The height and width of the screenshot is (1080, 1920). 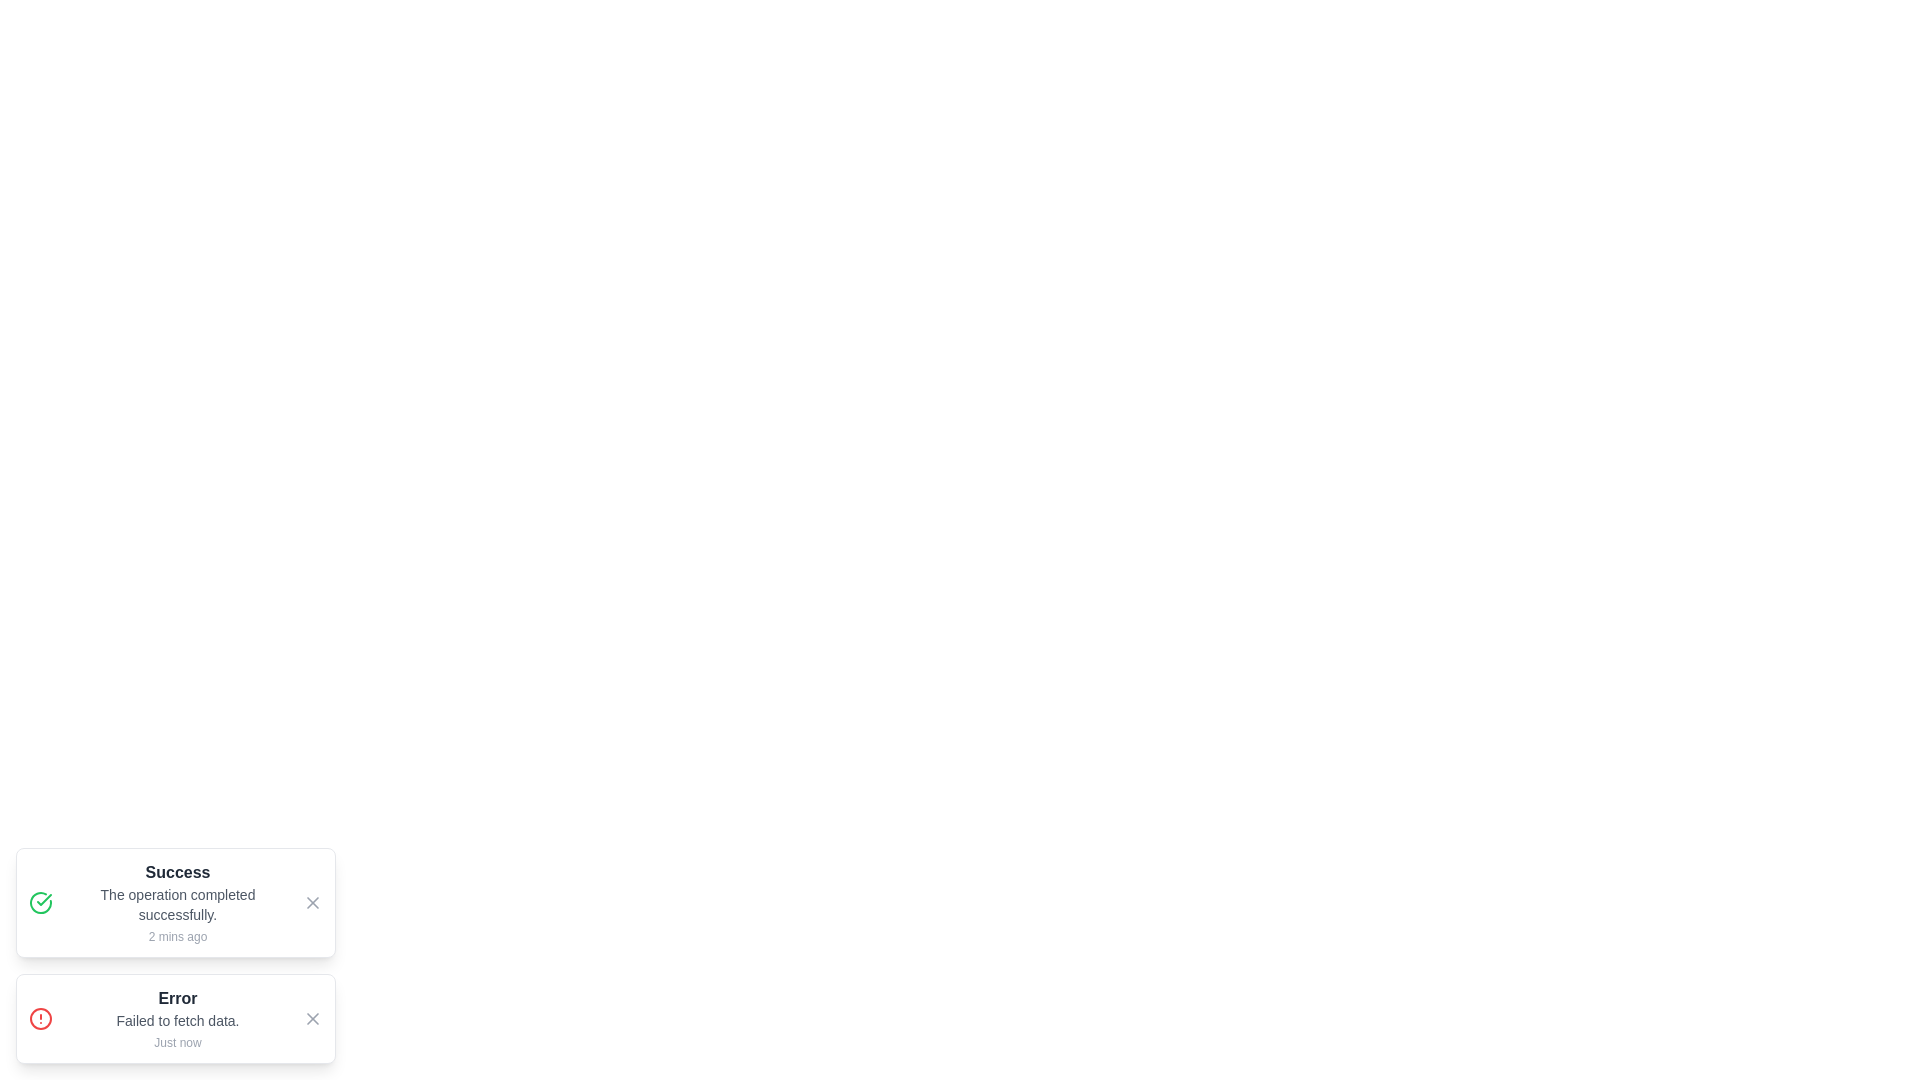 I want to click on the textual notification block displaying 'Success' with the description 'The operation completed successfully.', so click(x=177, y=902).